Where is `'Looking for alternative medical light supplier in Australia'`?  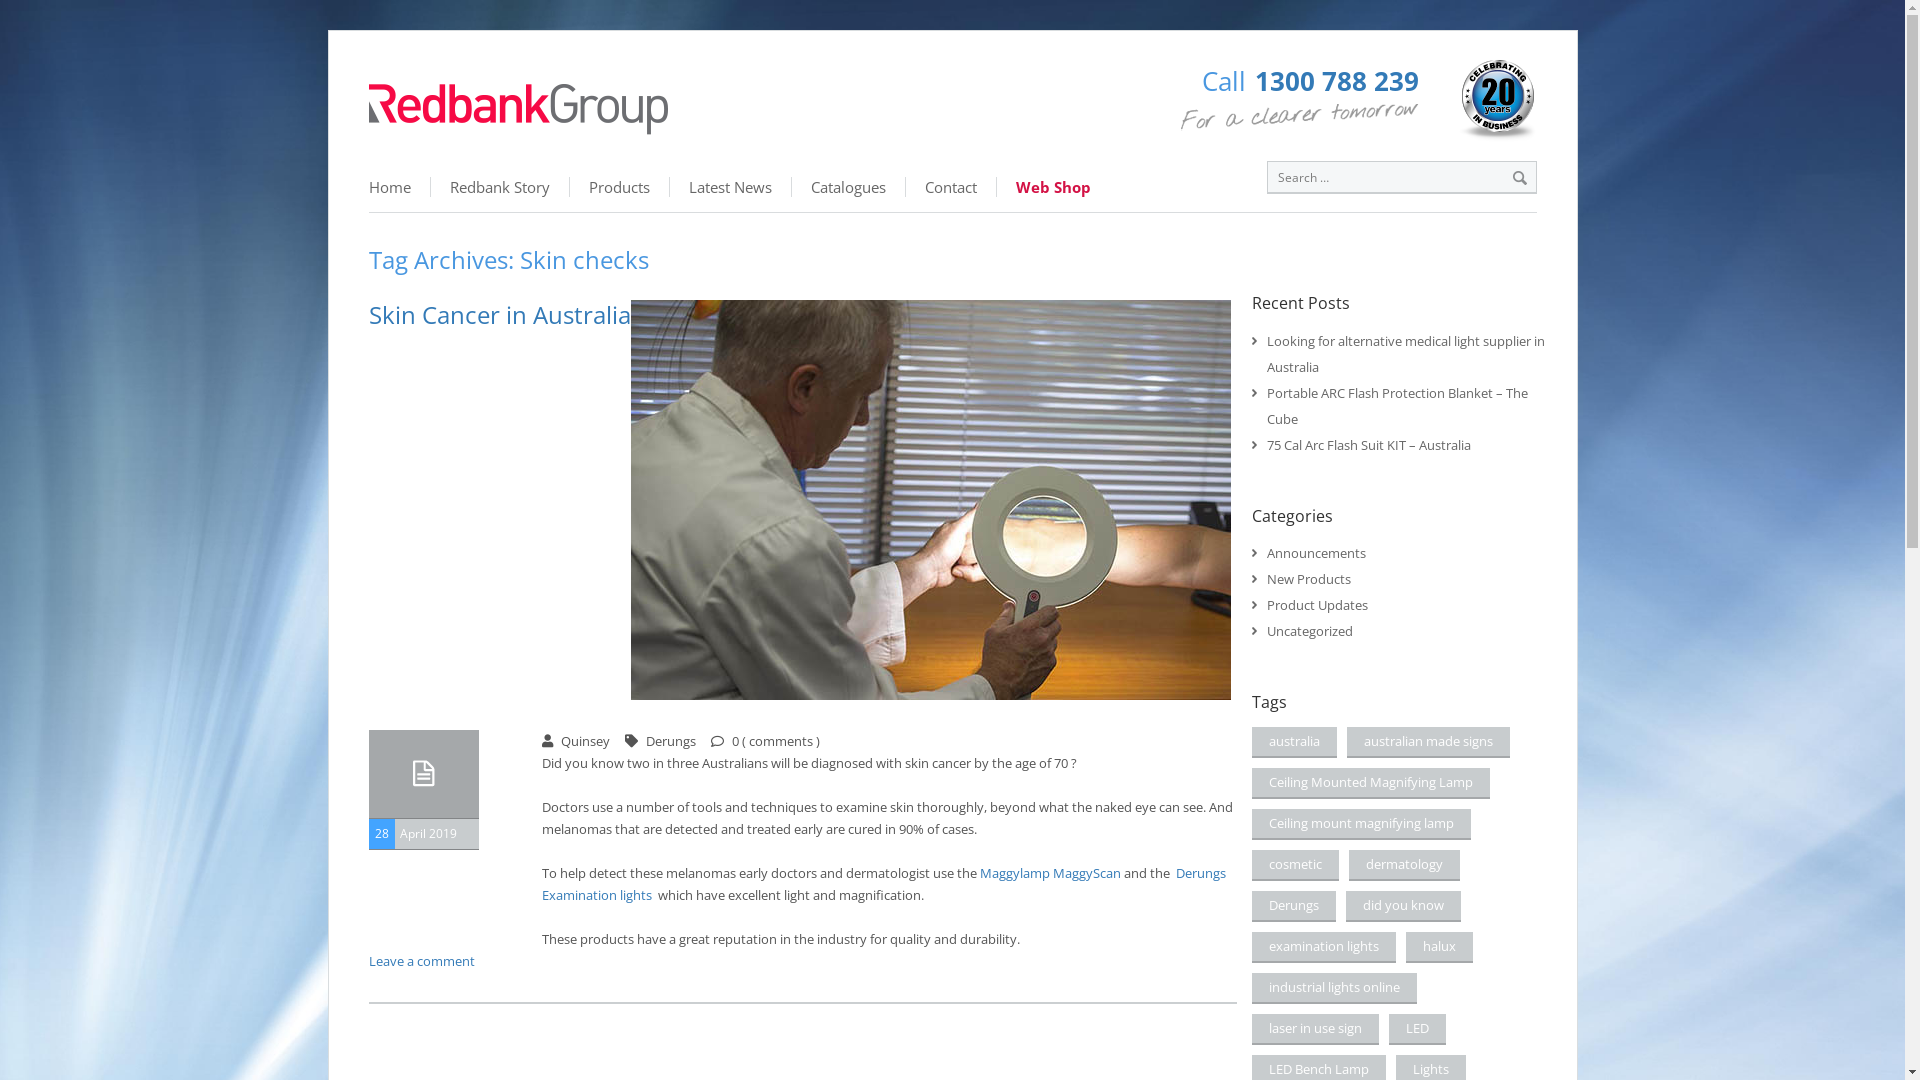
'Looking for alternative medical light supplier in Australia' is located at coordinates (1405, 353).